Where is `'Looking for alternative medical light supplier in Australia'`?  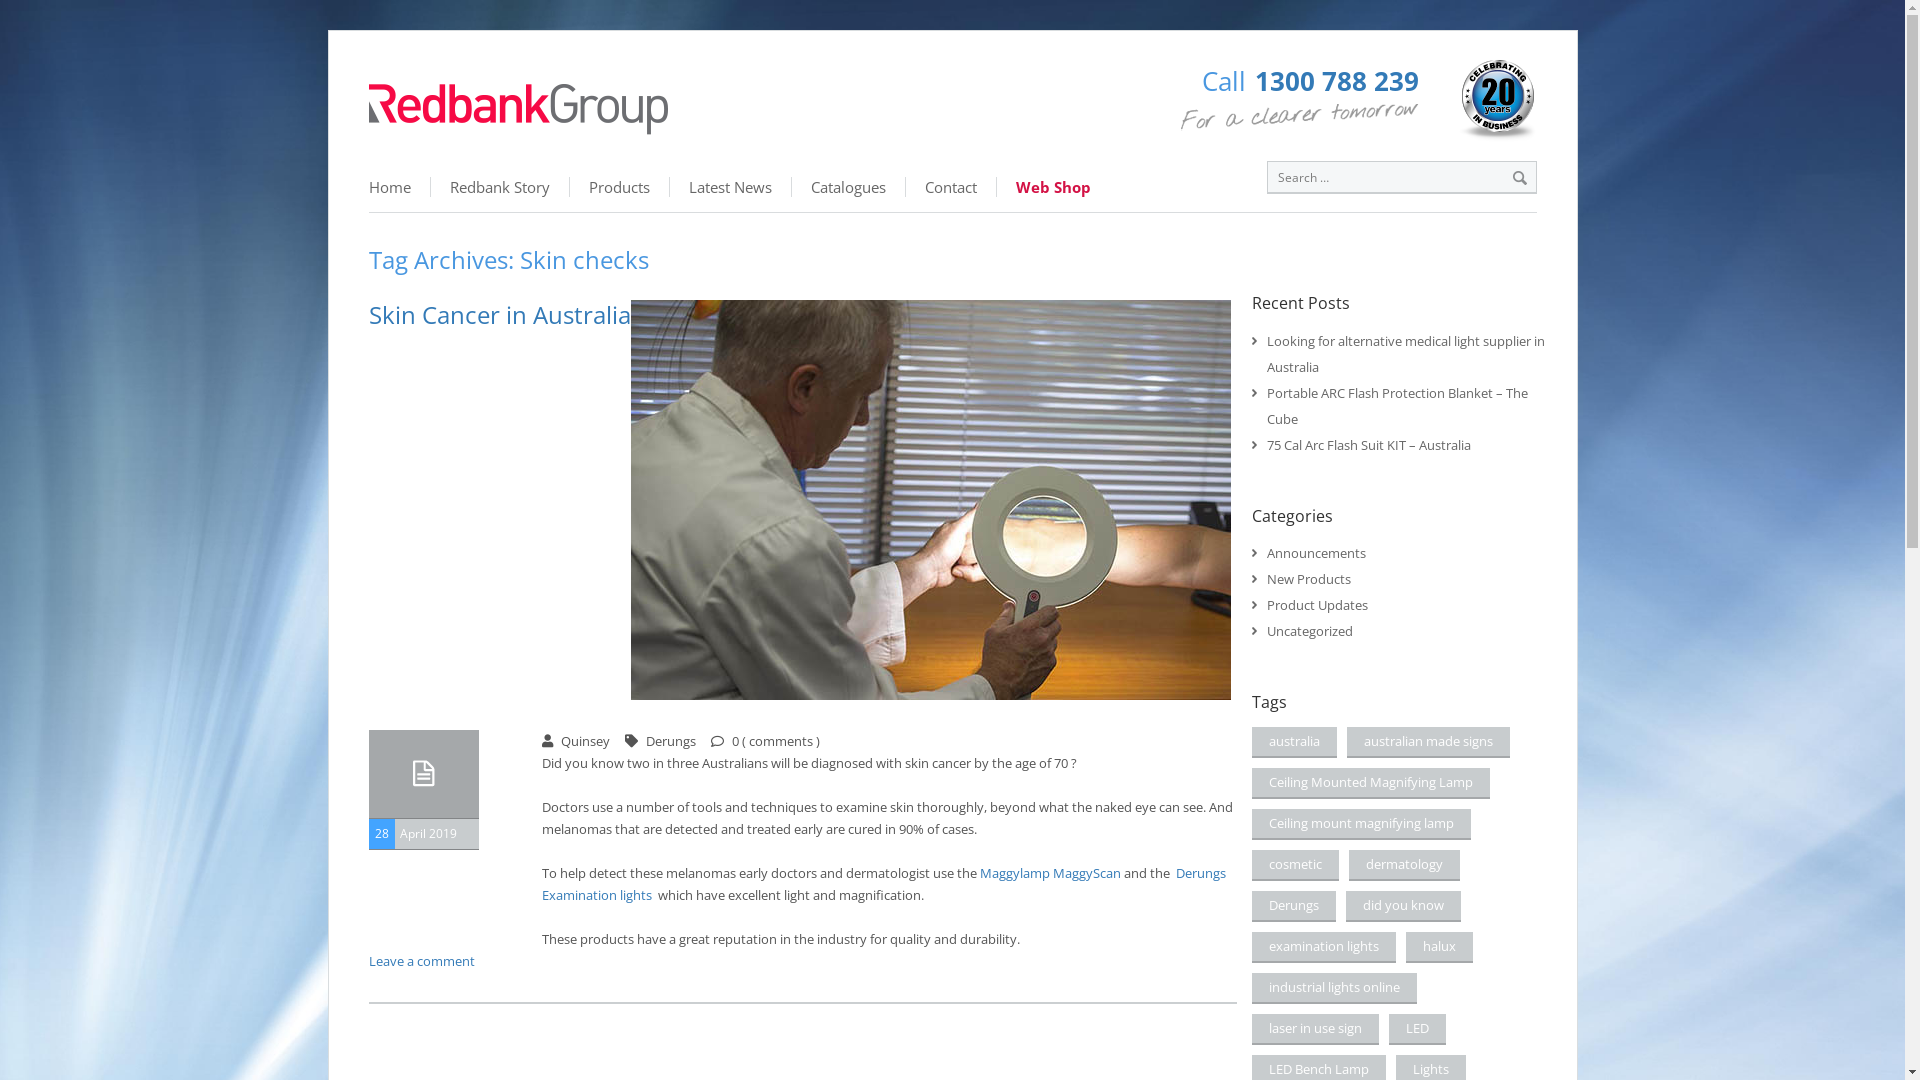
'Looking for alternative medical light supplier in Australia' is located at coordinates (1405, 353).